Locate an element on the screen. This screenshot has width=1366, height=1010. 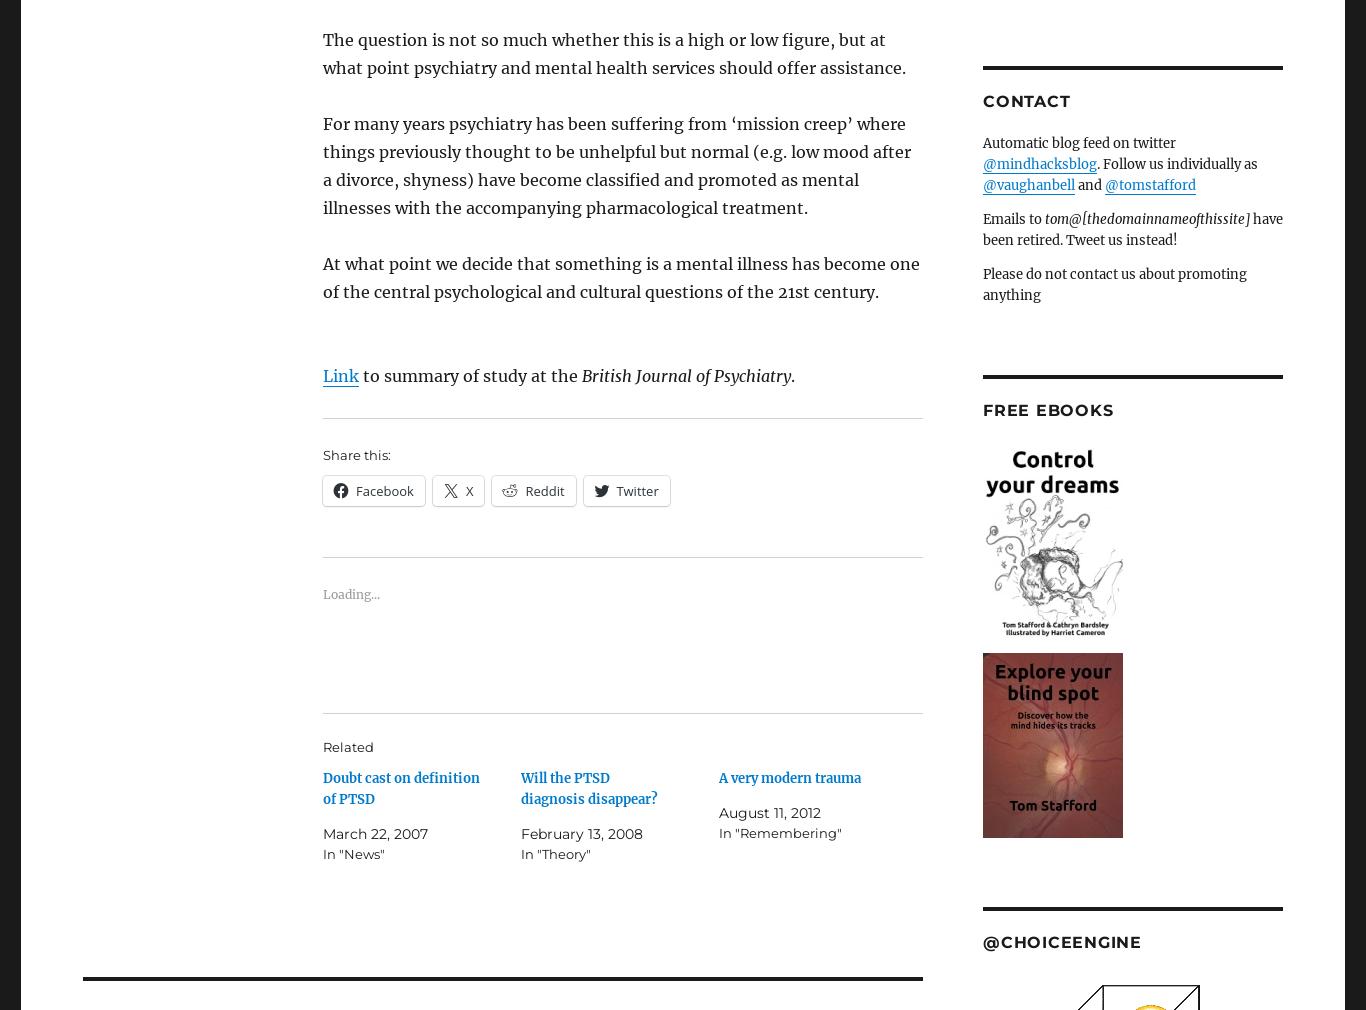
'March 22, 2007' is located at coordinates (323, 779).